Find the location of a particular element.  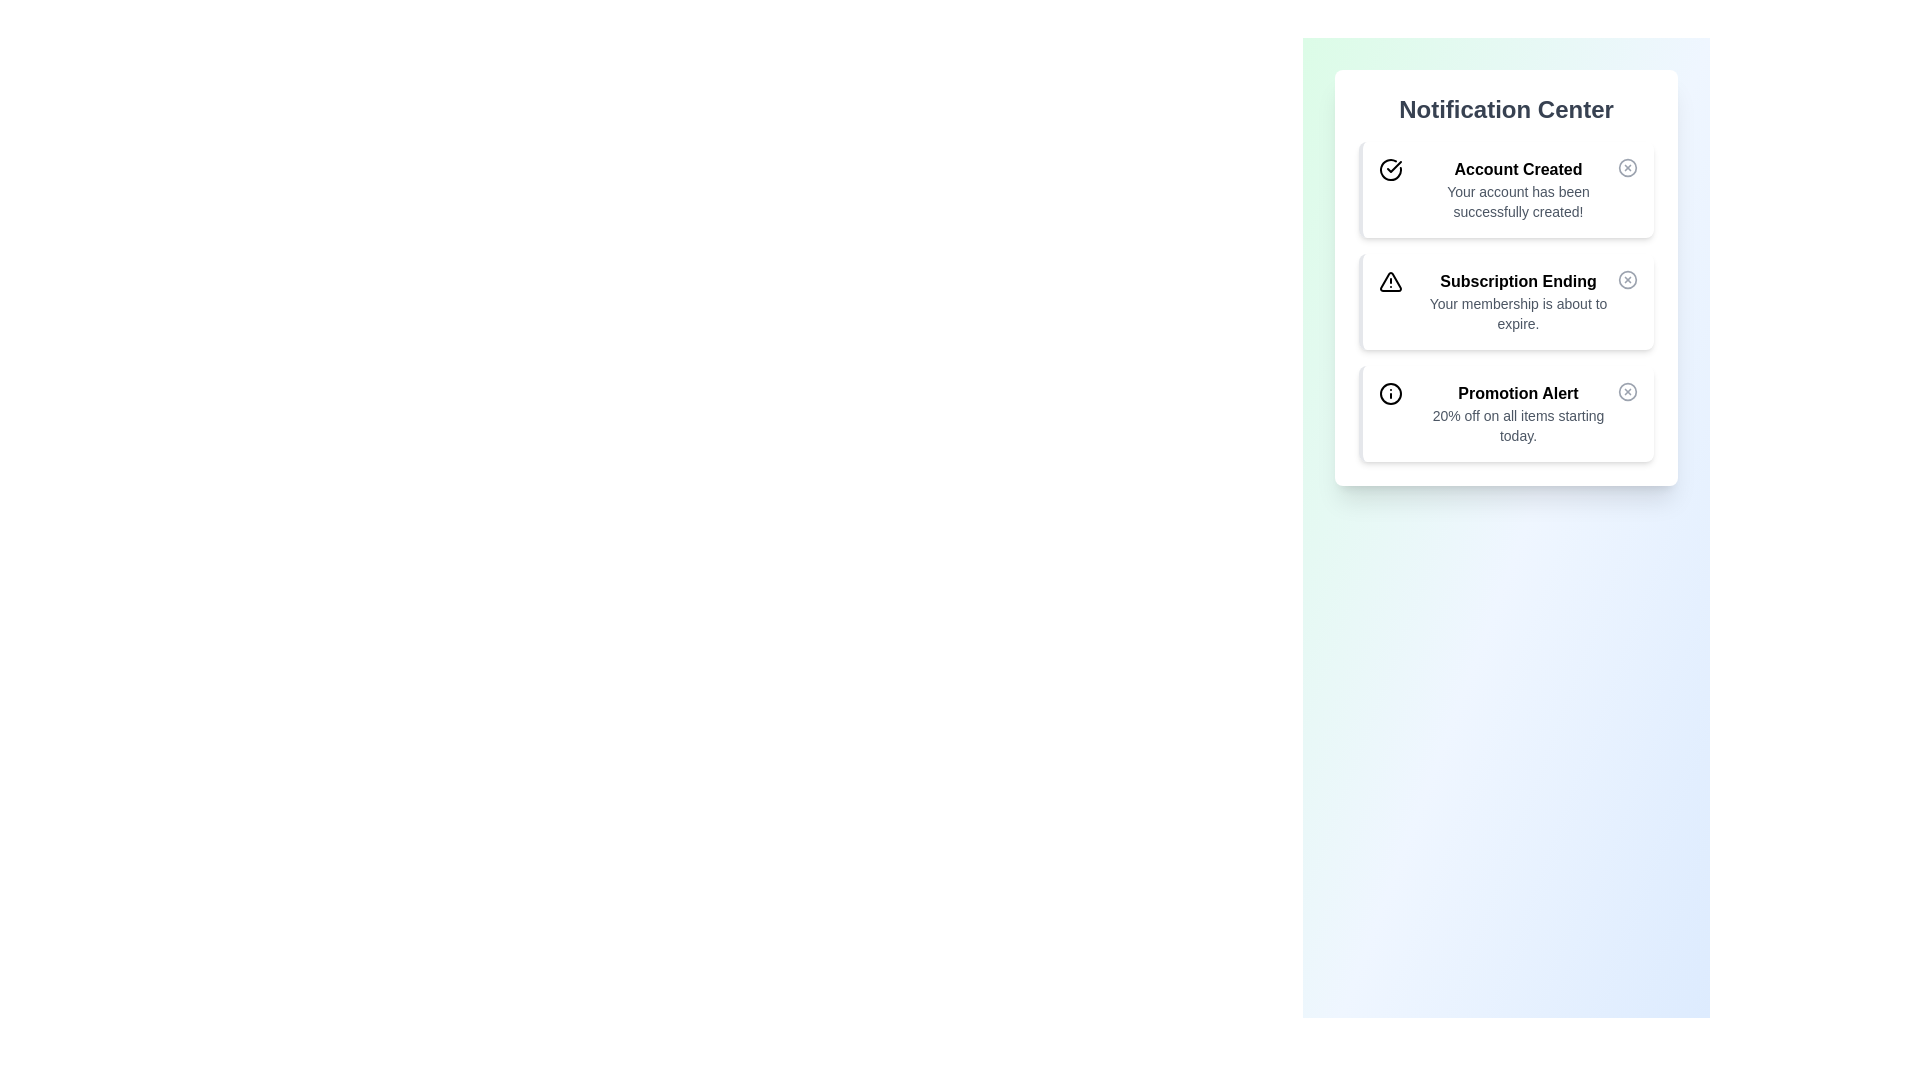

the green circular success icon with a checkmark located to the left of the 'Account Created' text in the notification card is located at coordinates (1390, 168).